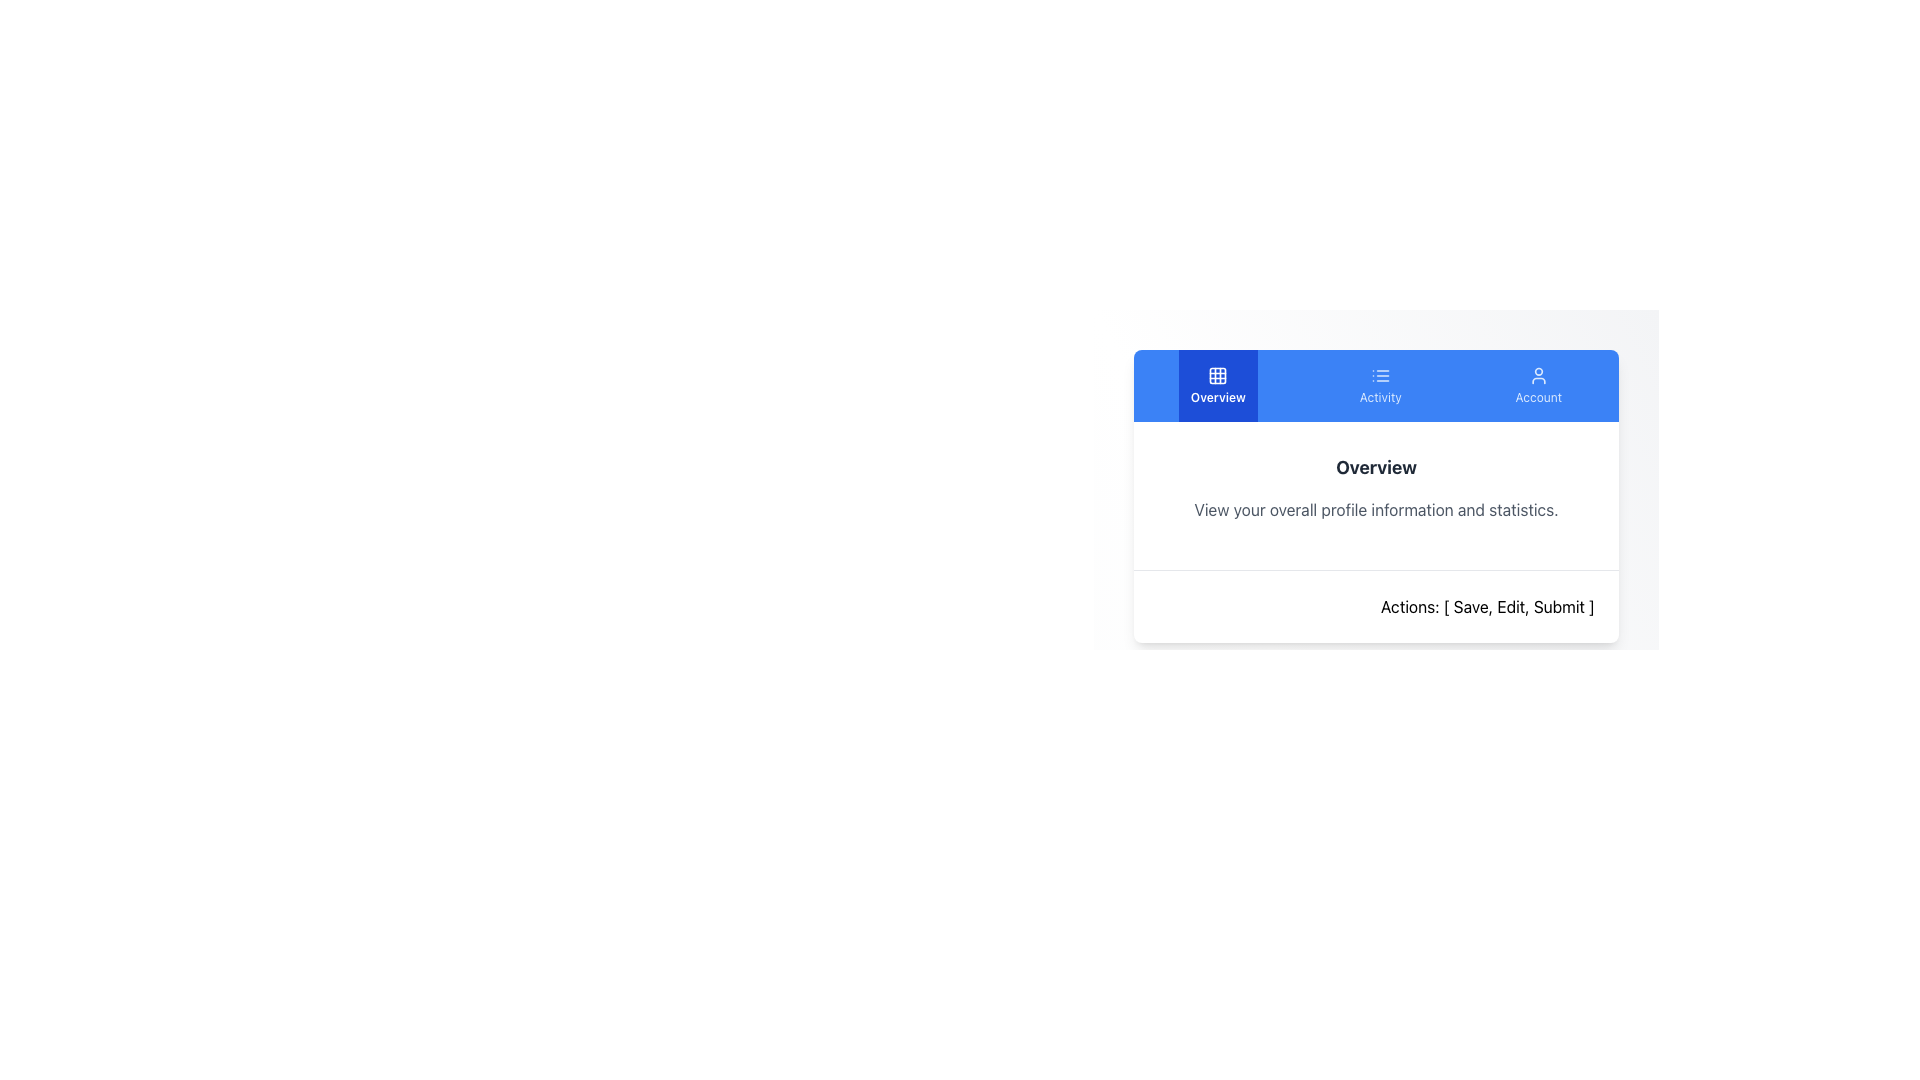  What do you see at coordinates (1537, 397) in the screenshot?
I see `the 'Account' text label in the navigation menu, which serves as a label for the associated user profile icon above it, located at the top-right segment of the interface` at bounding box center [1537, 397].